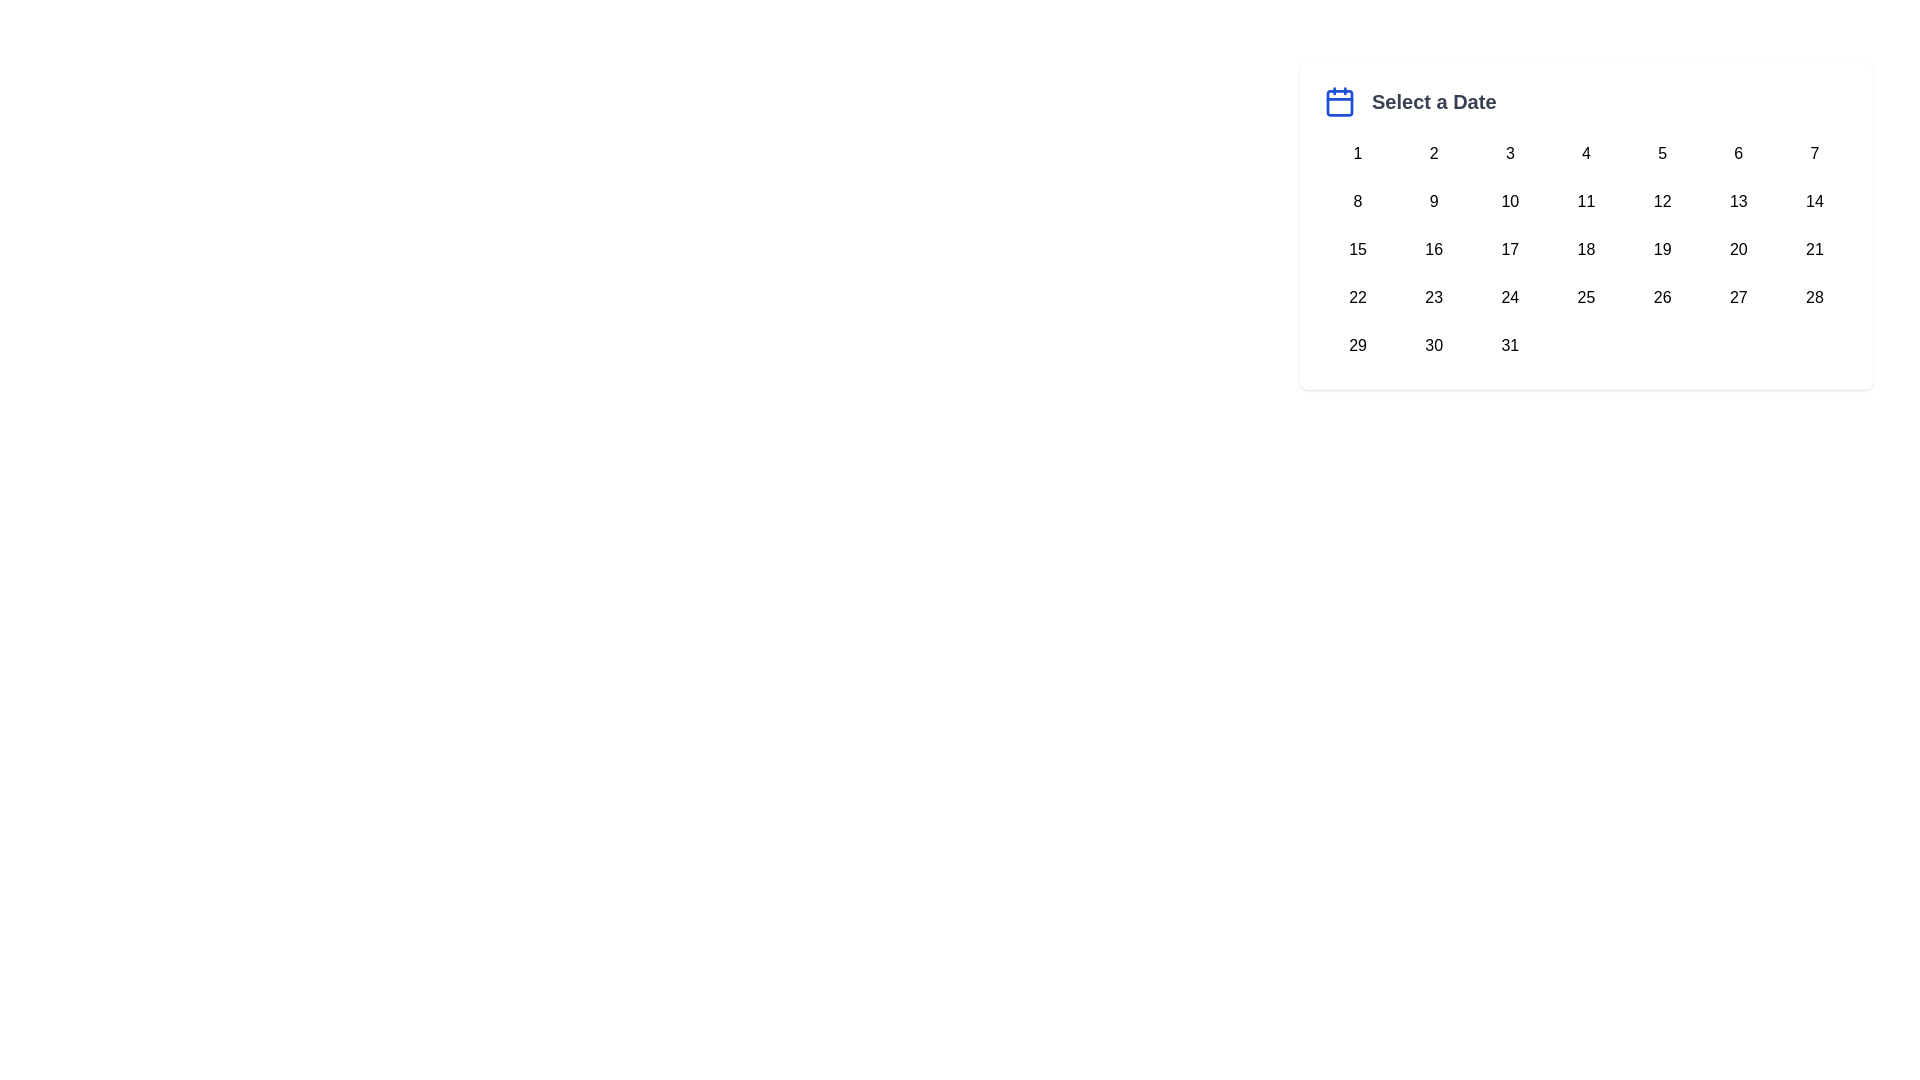 The width and height of the screenshot is (1920, 1080). Describe the element at coordinates (1585, 153) in the screenshot. I see `the rounded rectangular button labeled '4' in the calendar grid within the 'Select a Date' card` at that location.